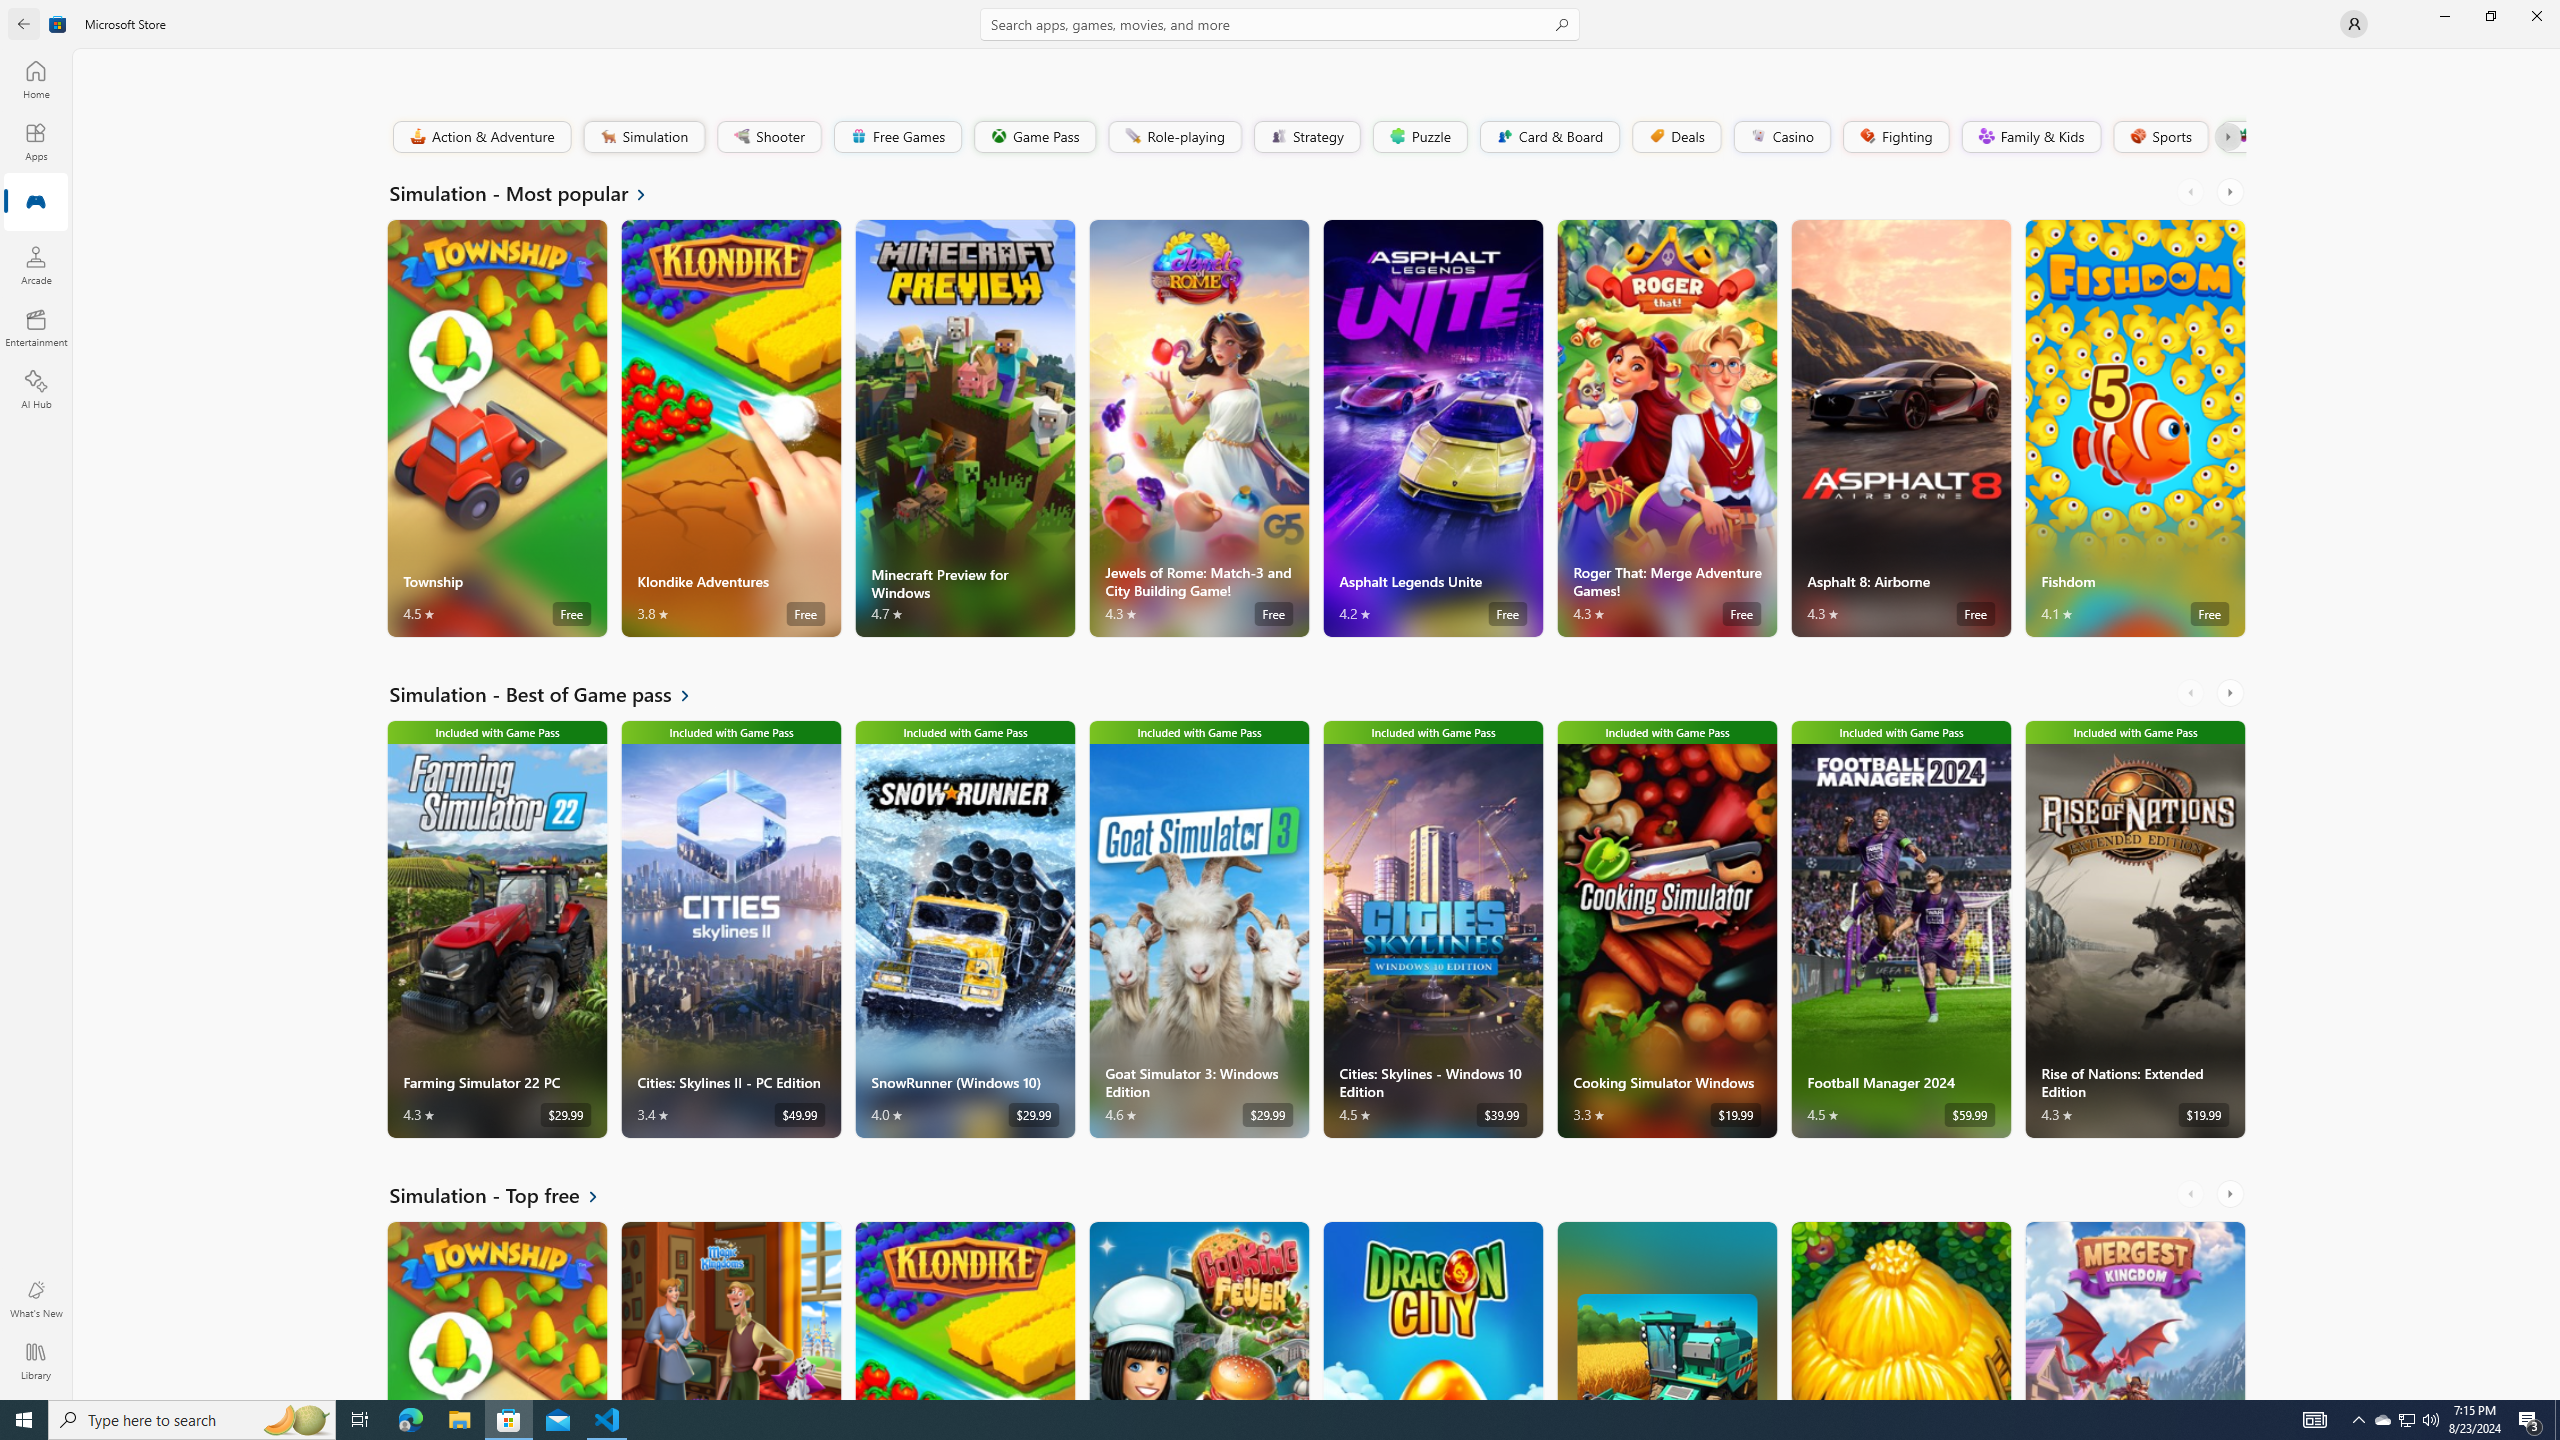  What do you see at coordinates (2535, 15) in the screenshot?
I see `'Close Microsoft Store'` at bounding box center [2535, 15].